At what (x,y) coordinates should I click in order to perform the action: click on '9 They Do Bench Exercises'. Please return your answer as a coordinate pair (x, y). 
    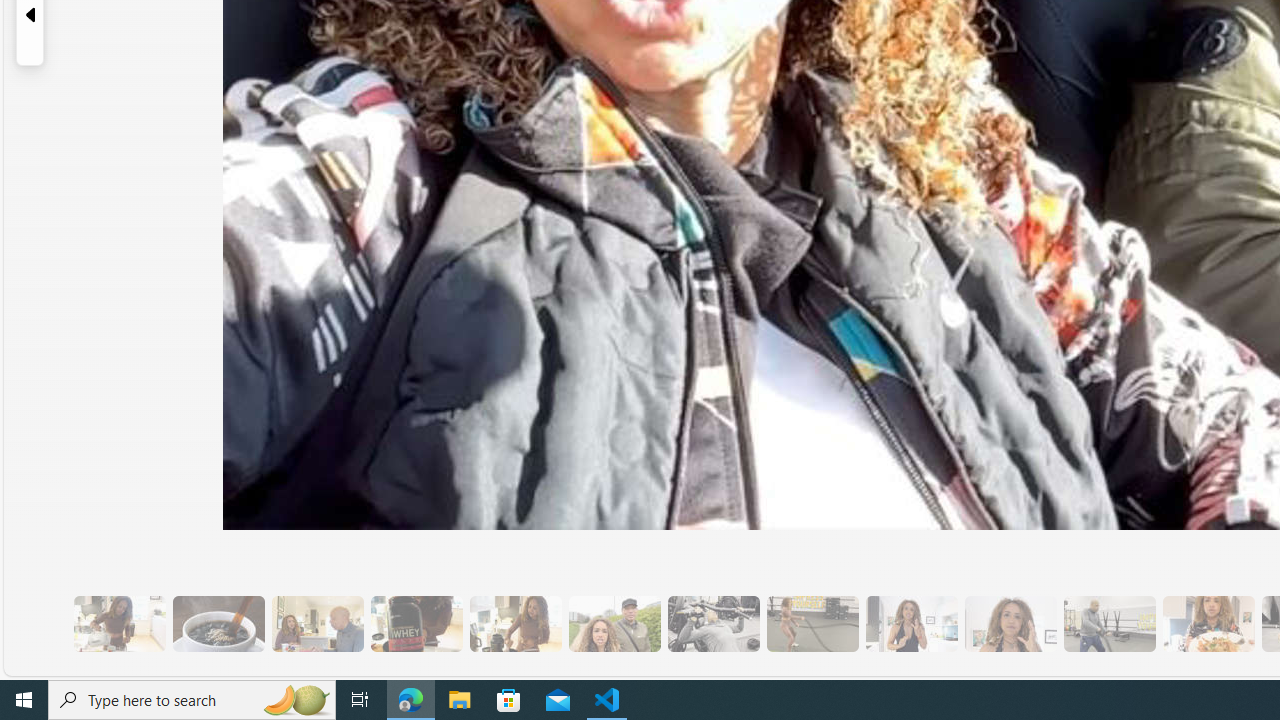
    Looking at the image, I should click on (713, 623).